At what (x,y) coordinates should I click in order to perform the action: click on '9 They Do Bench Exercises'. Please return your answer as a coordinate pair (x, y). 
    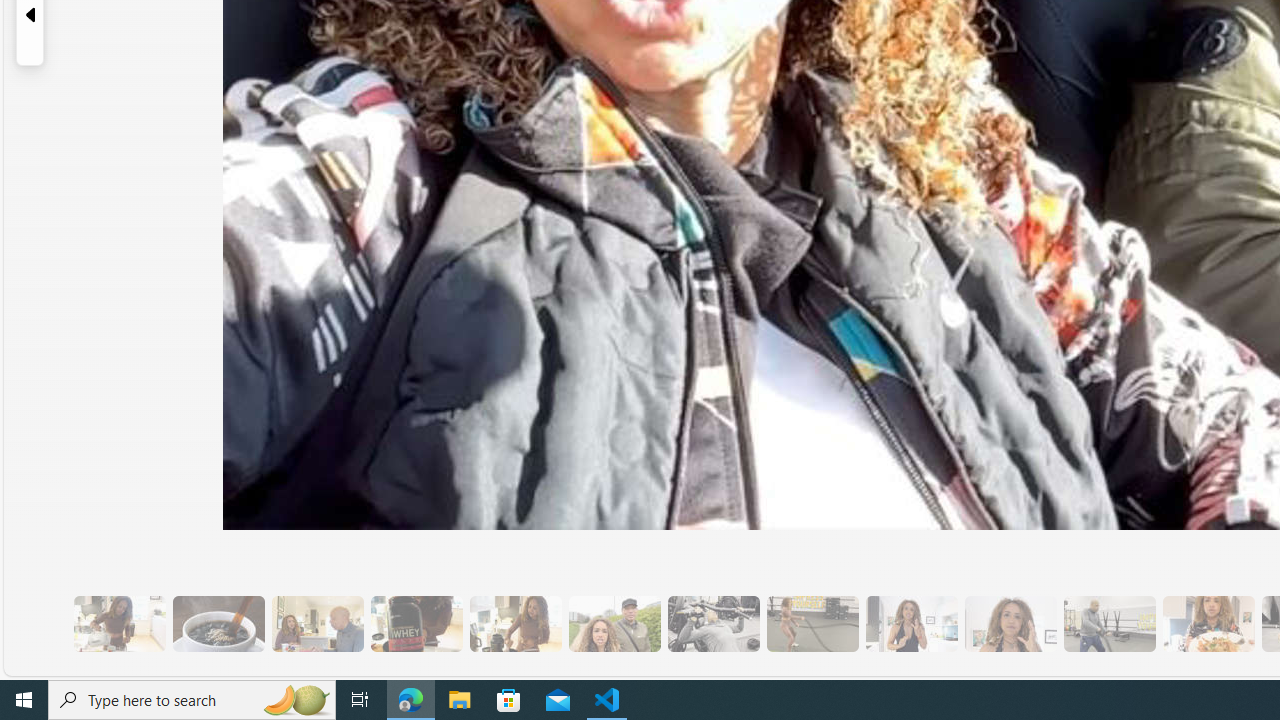
    Looking at the image, I should click on (713, 623).